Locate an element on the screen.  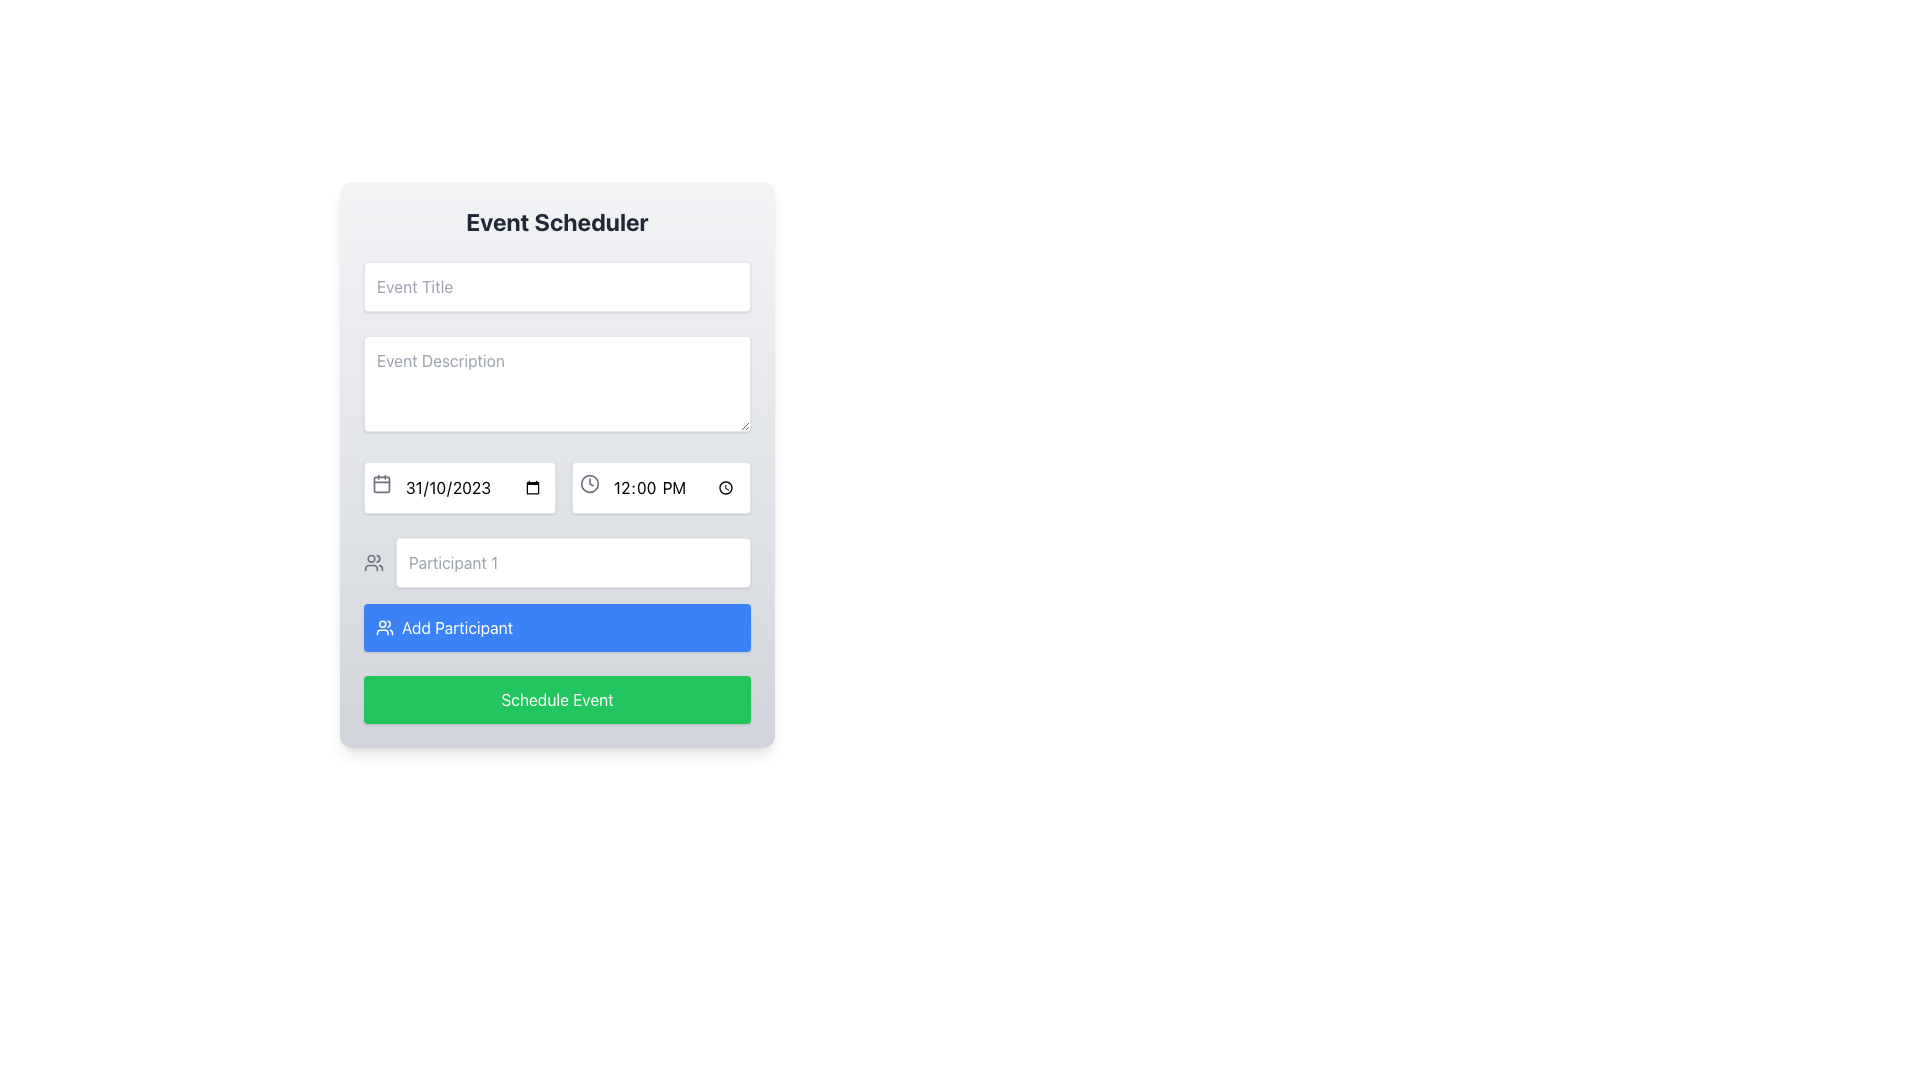
the circle within the clock icon located to the right side of the time input field is located at coordinates (589, 483).